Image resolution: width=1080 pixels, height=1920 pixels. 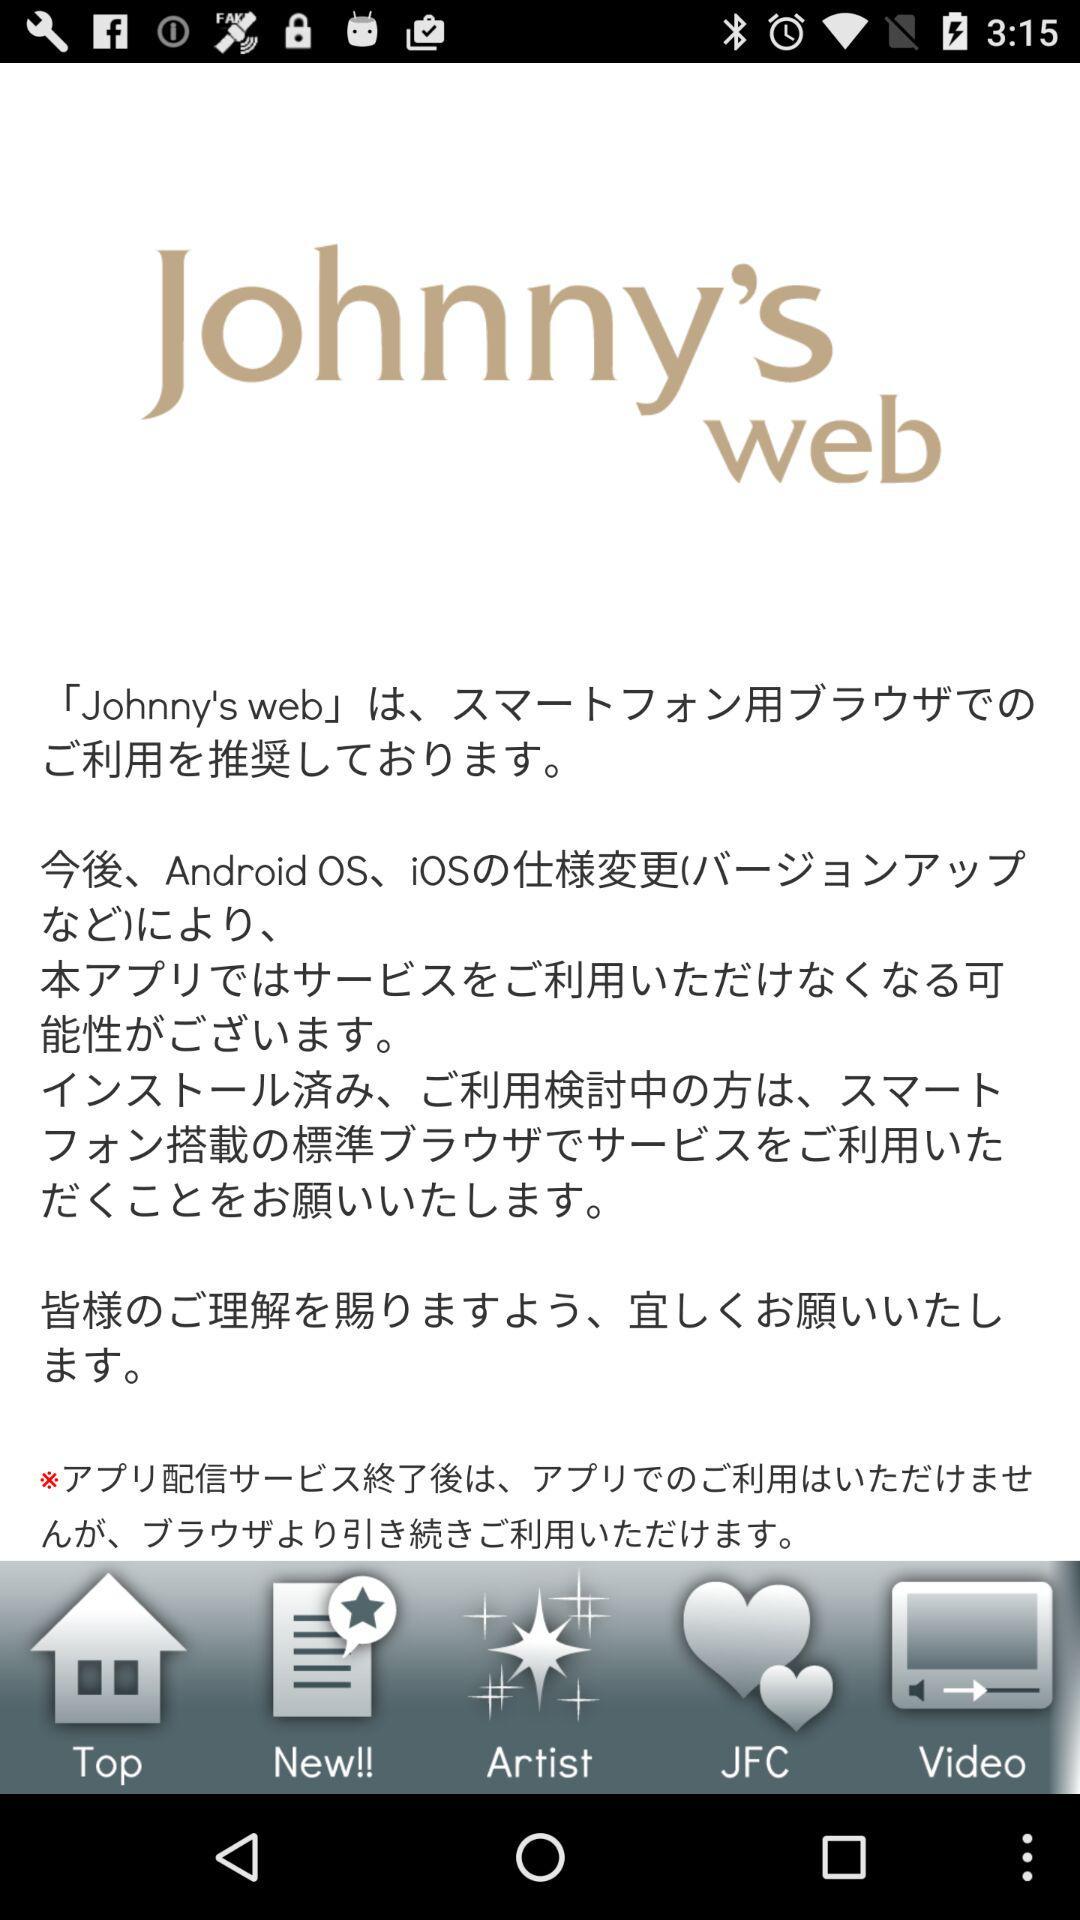 What do you see at coordinates (323, 1677) in the screenshot?
I see `to select the new option` at bounding box center [323, 1677].